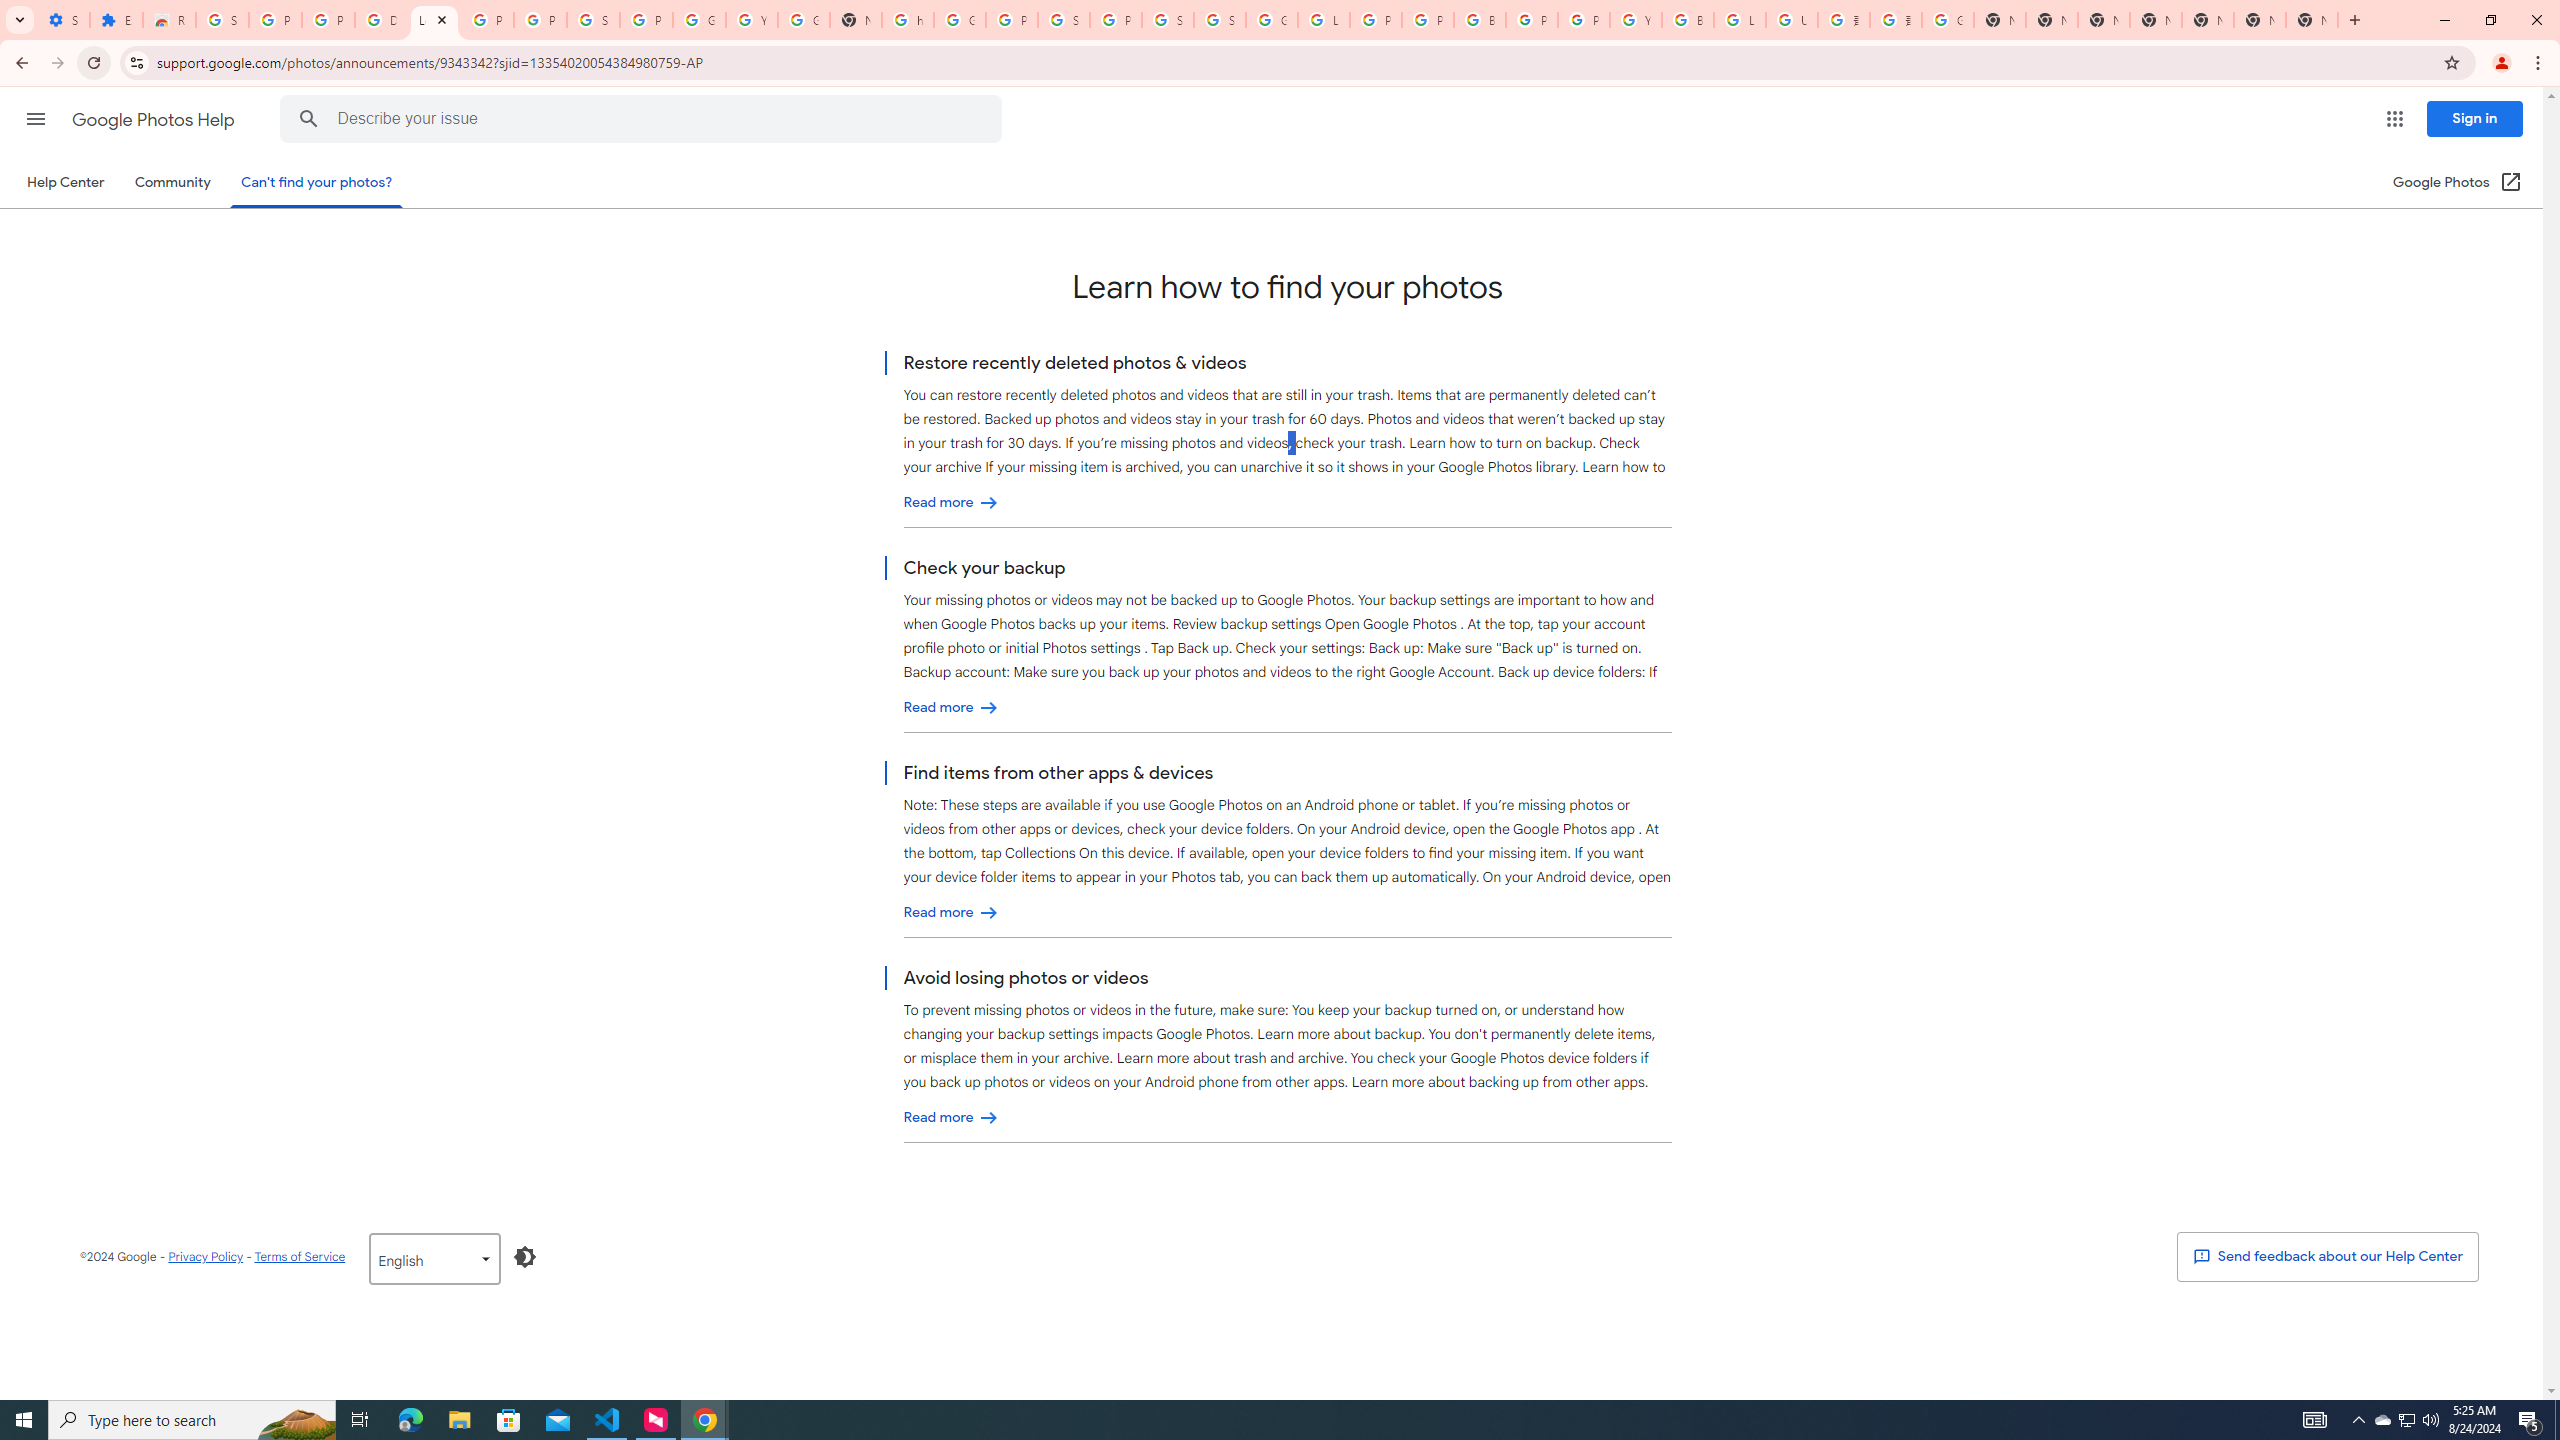  What do you see at coordinates (644, 118) in the screenshot?
I see `'Describe your issue'` at bounding box center [644, 118].